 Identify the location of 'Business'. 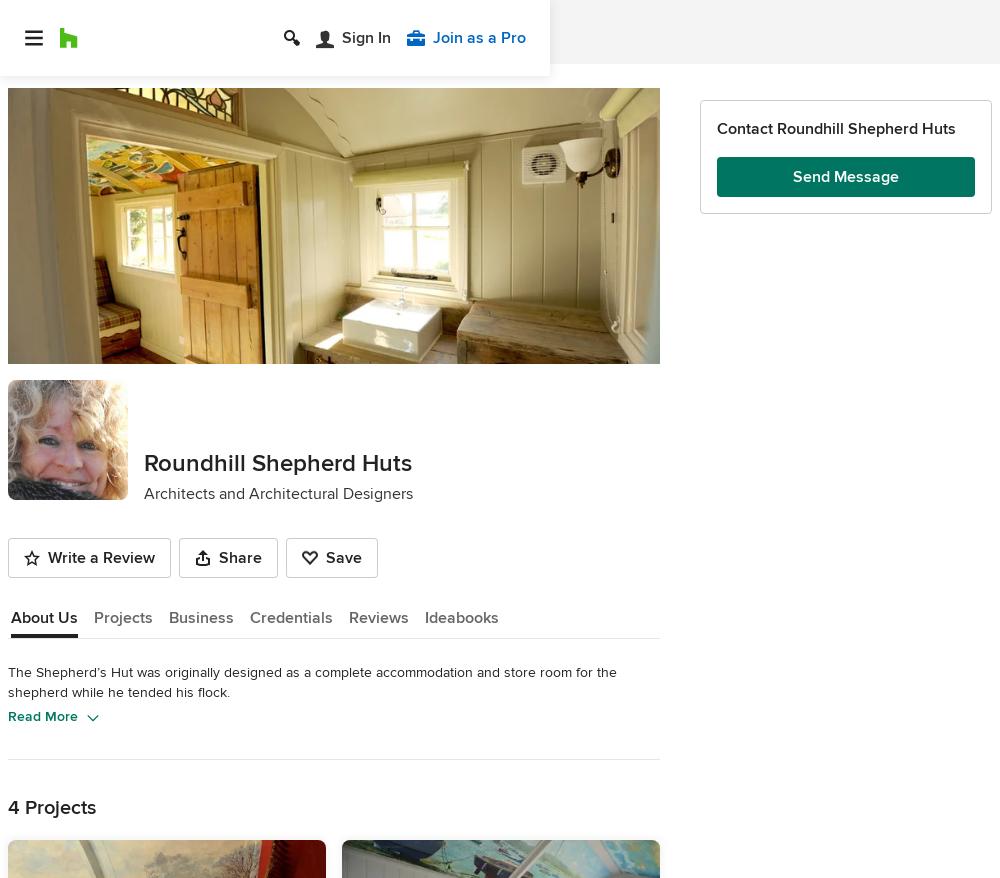
(200, 615).